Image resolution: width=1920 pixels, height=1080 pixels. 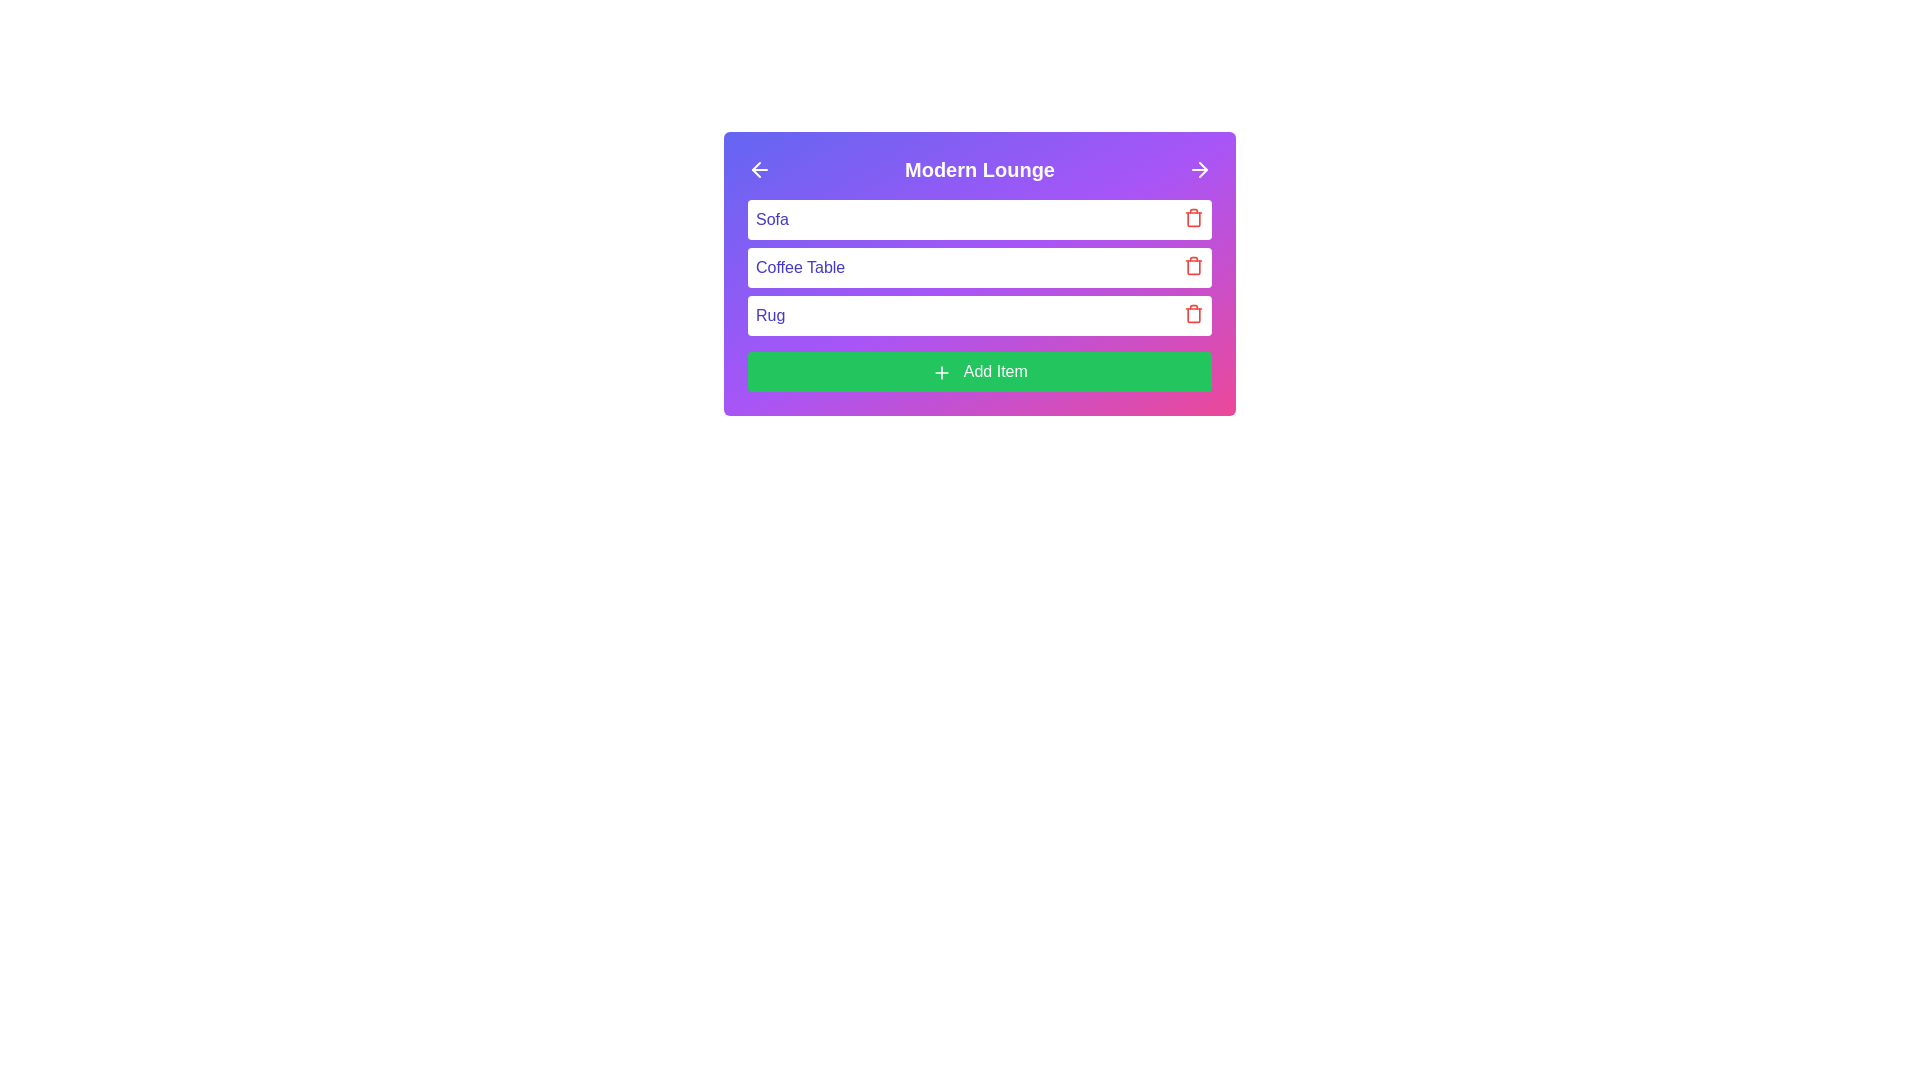 What do you see at coordinates (941, 372) in the screenshot?
I see `the 'Add Item' icon located within the green rectangular button that represents adding a new item in the modal box` at bounding box center [941, 372].